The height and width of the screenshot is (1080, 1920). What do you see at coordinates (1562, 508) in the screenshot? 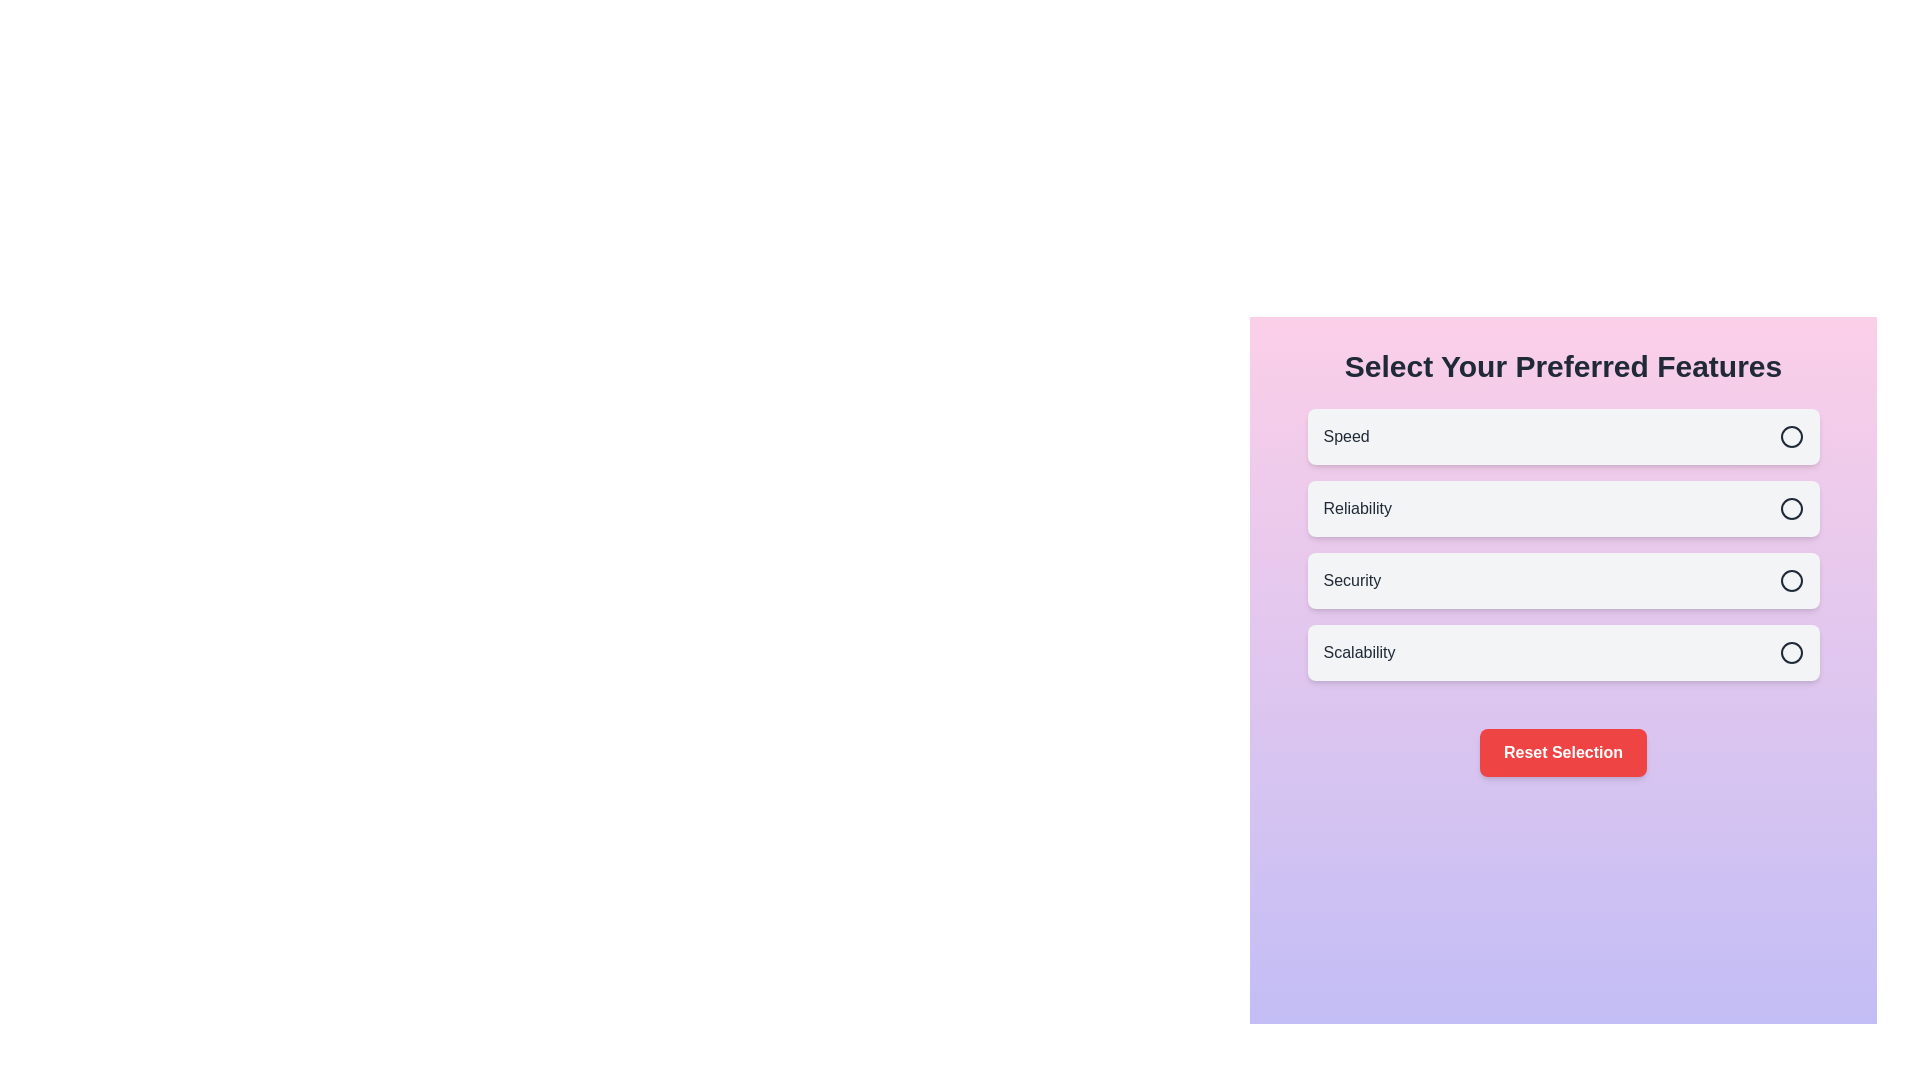
I see `the feature Reliability` at bounding box center [1562, 508].